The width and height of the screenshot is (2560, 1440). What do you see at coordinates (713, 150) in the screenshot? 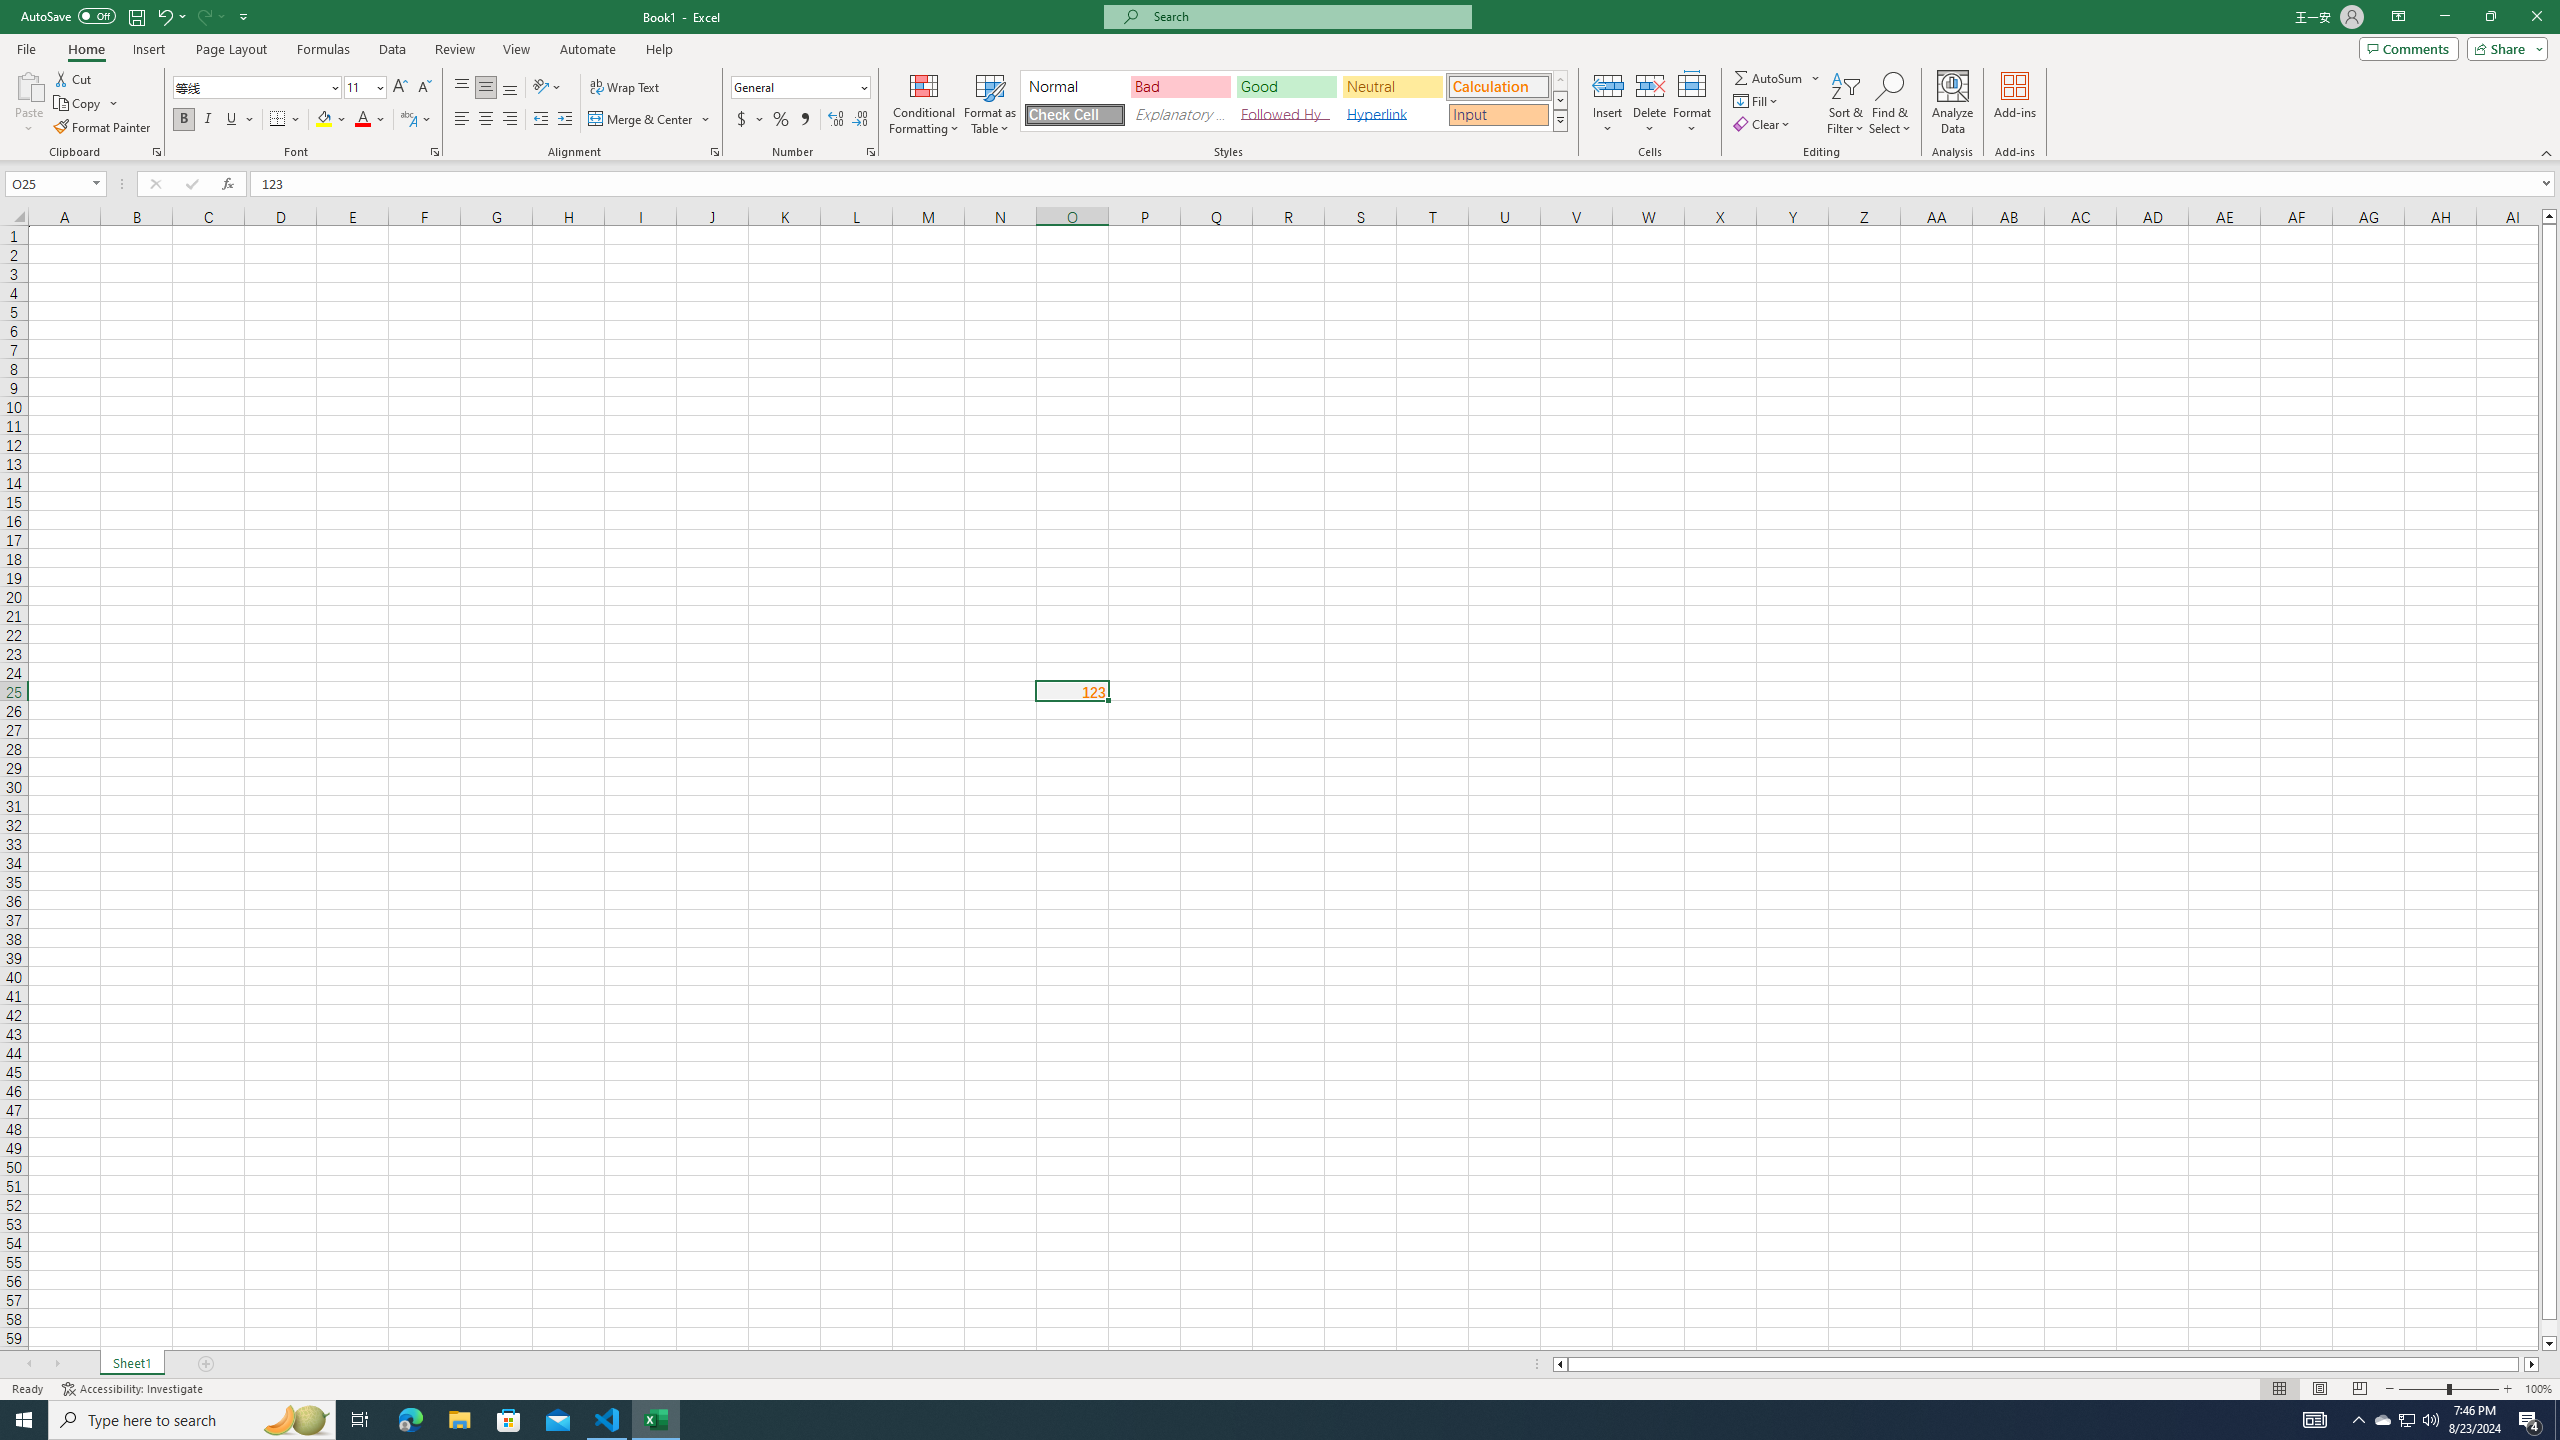
I see `'Format Cell Alignment'` at bounding box center [713, 150].